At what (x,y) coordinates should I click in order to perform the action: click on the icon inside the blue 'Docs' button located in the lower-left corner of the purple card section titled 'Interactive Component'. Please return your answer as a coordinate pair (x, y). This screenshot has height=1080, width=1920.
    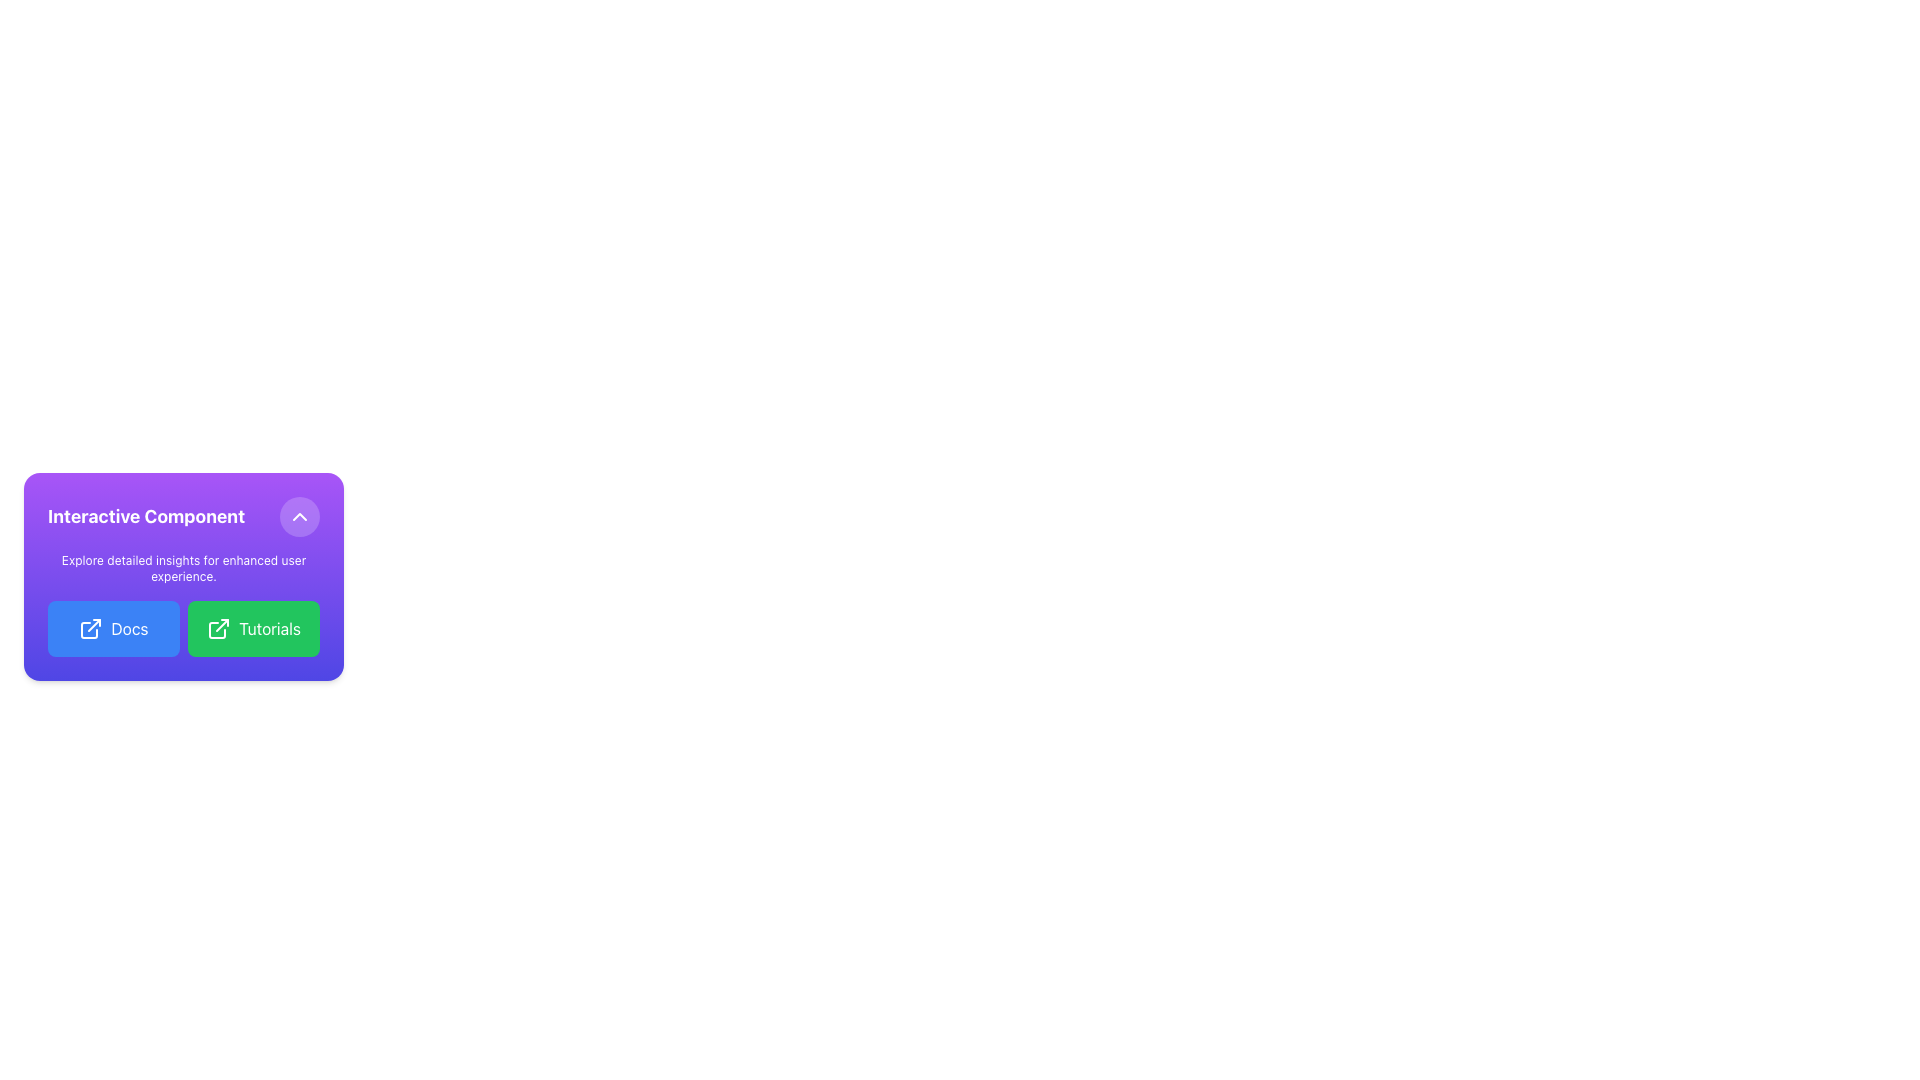
    Looking at the image, I should click on (90, 627).